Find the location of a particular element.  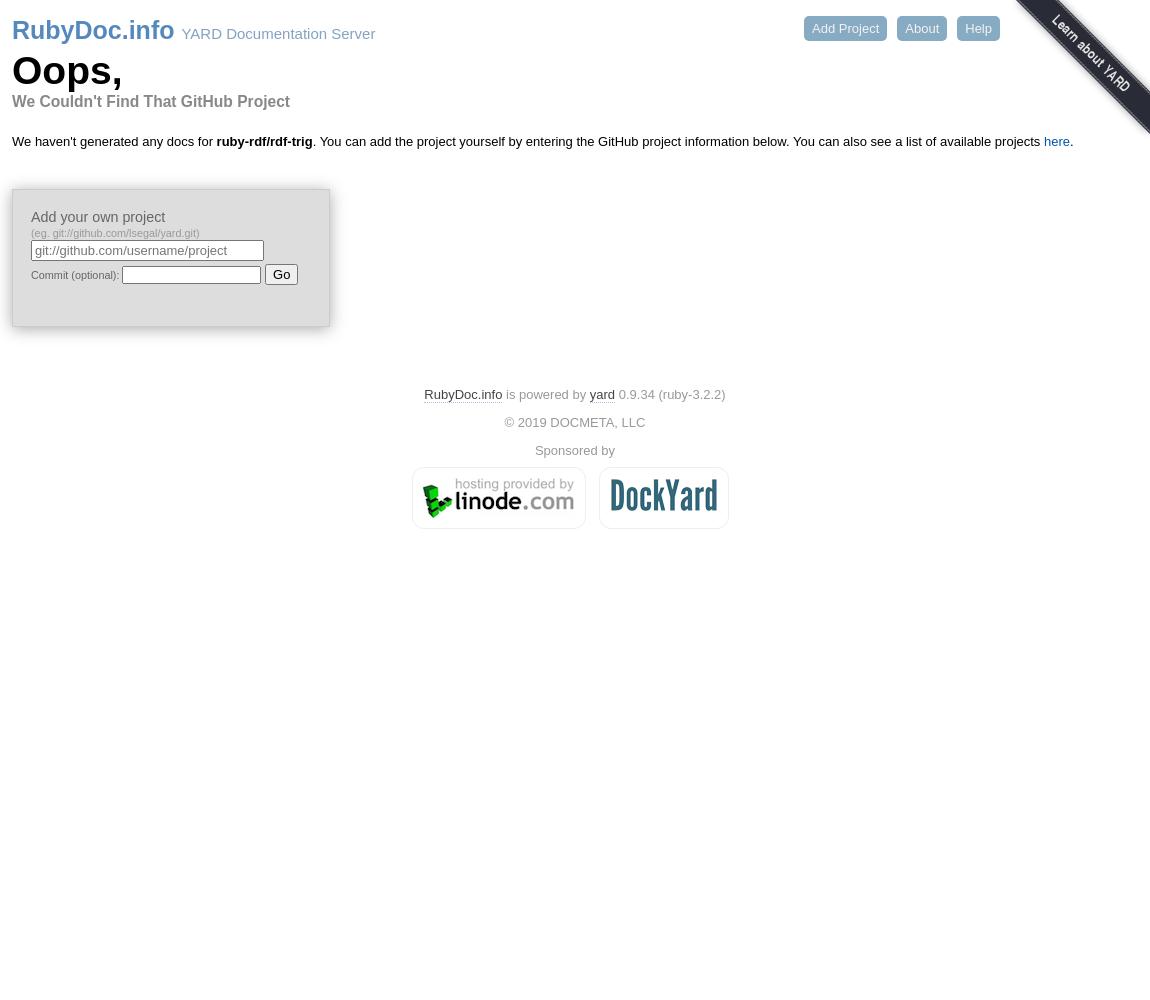

'Help' is located at coordinates (978, 28).